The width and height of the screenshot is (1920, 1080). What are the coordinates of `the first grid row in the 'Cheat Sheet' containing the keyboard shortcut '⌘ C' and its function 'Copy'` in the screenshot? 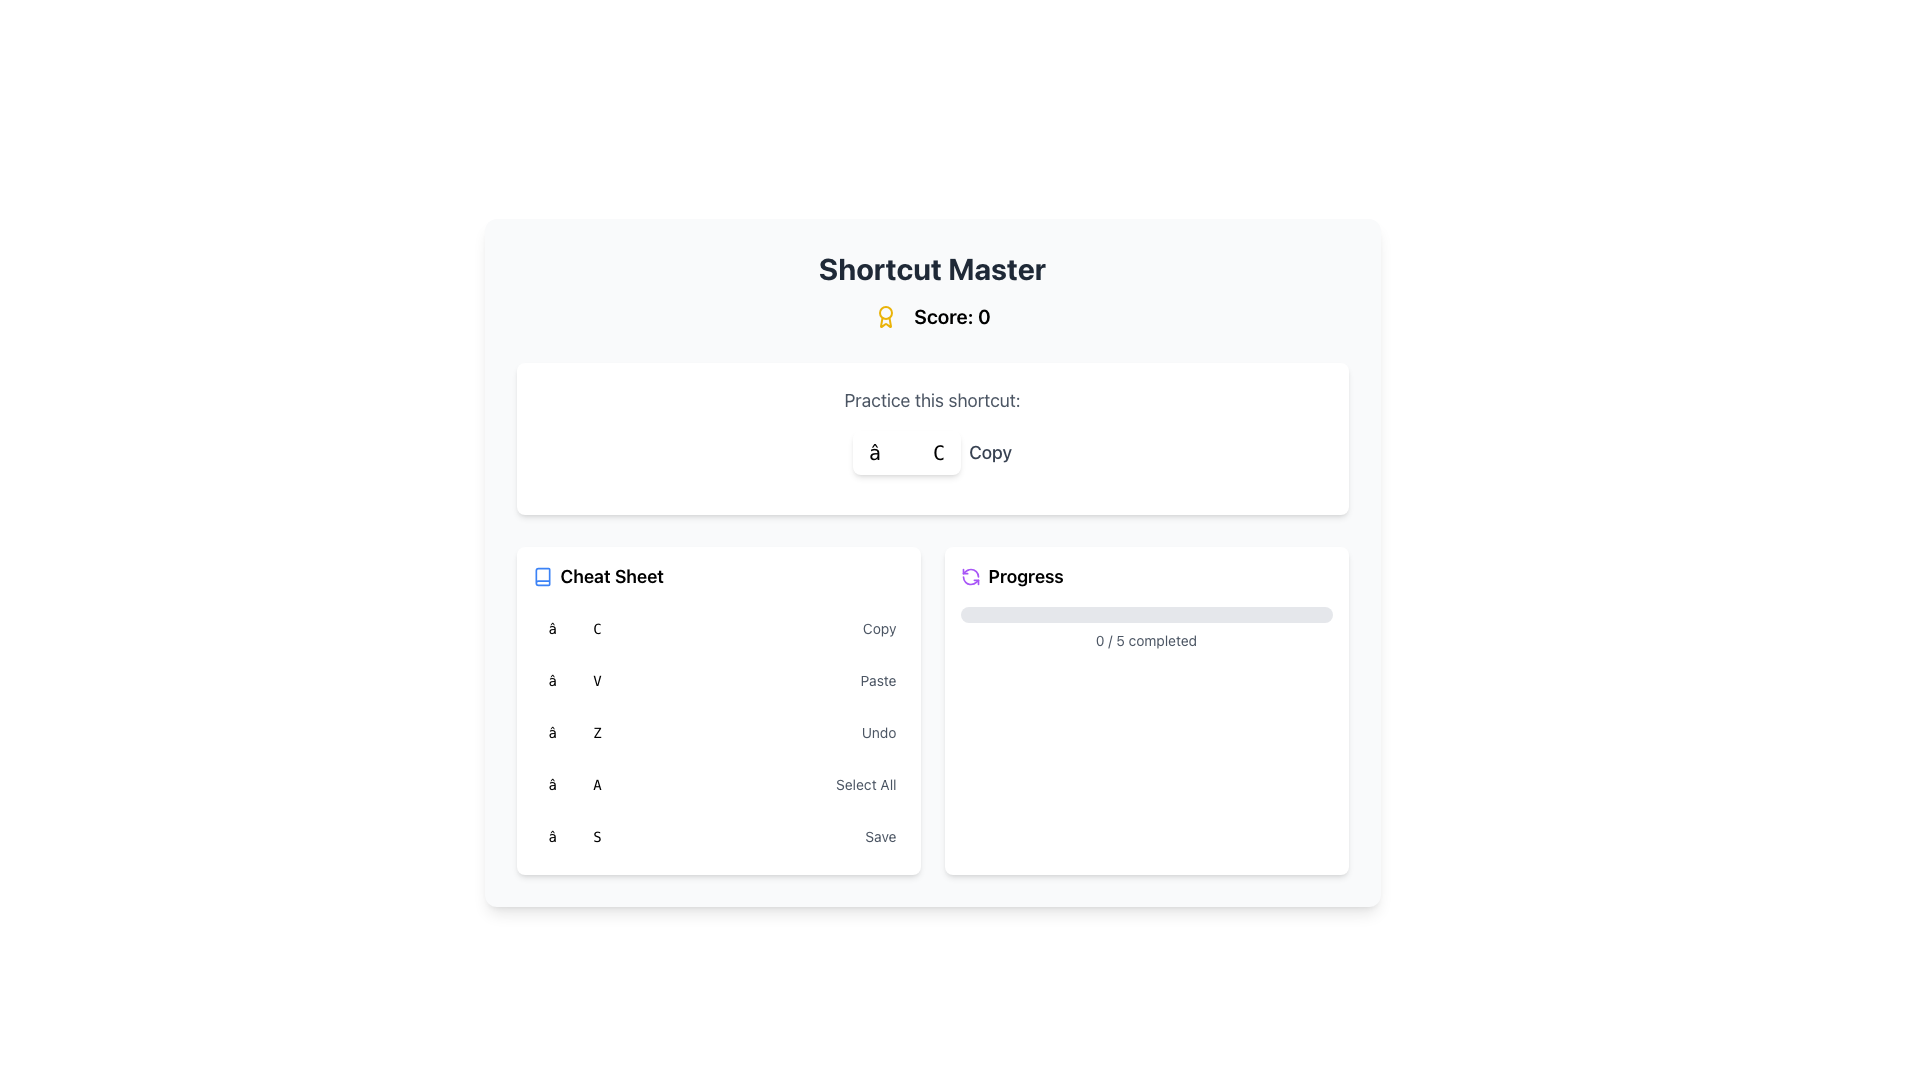 It's located at (718, 627).